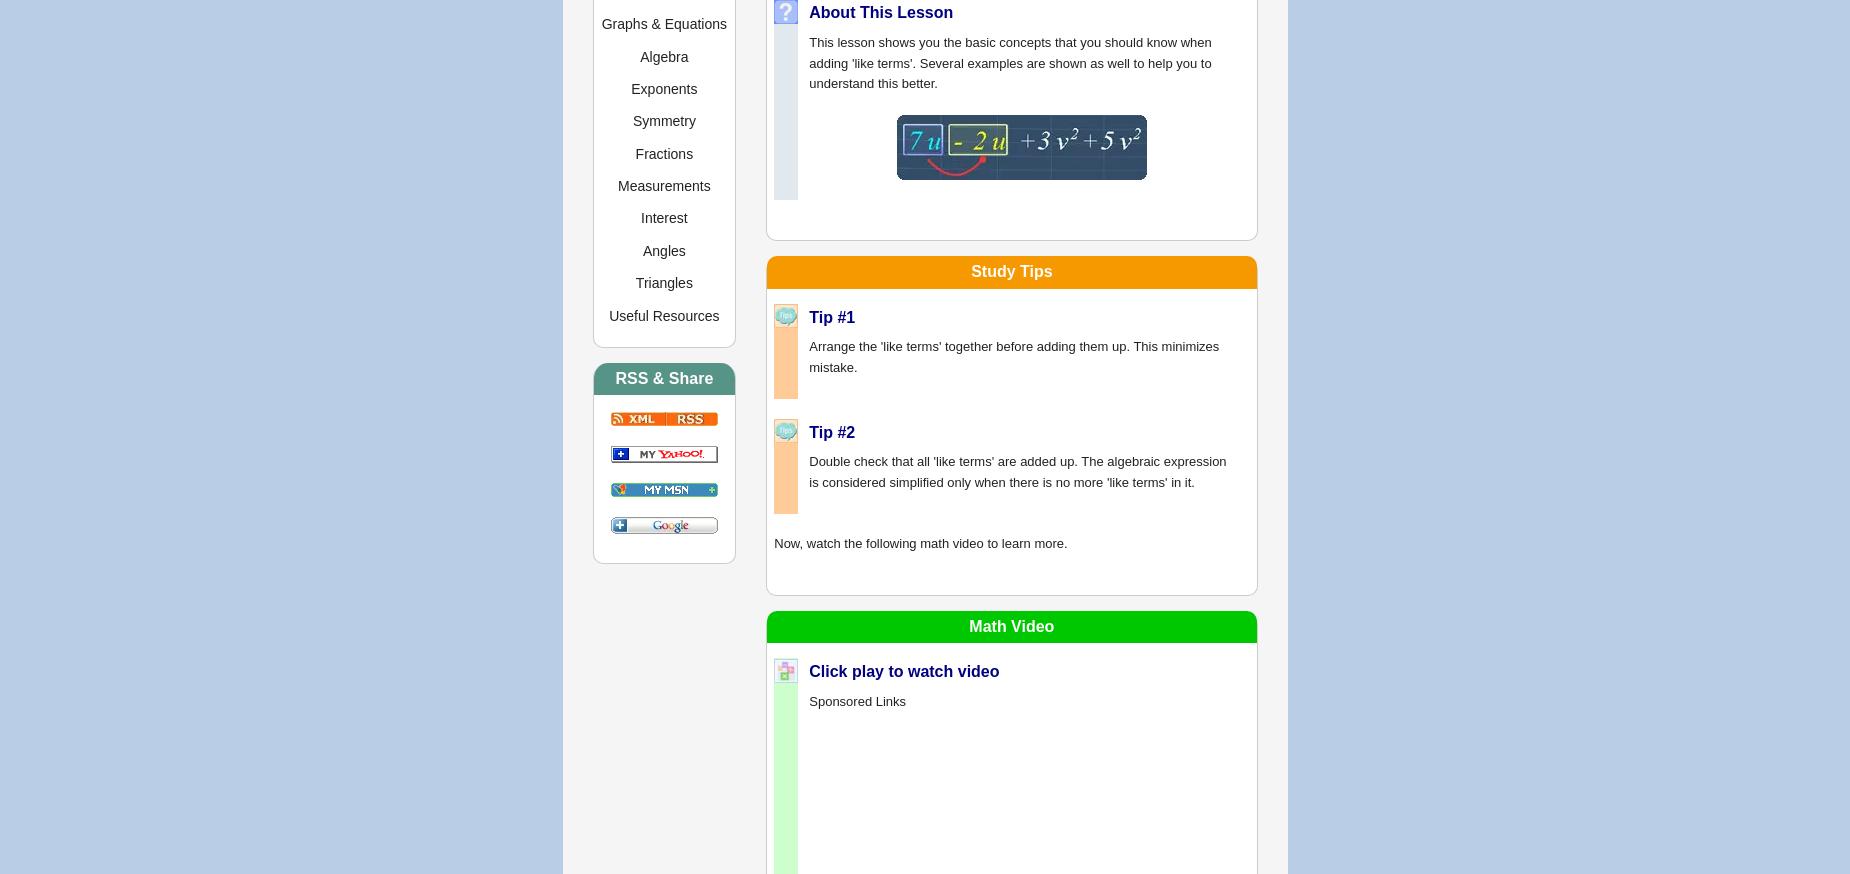 The image size is (1850, 874). What do you see at coordinates (641, 249) in the screenshot?
I see `'Angles'` at bounding box center [641, 249].